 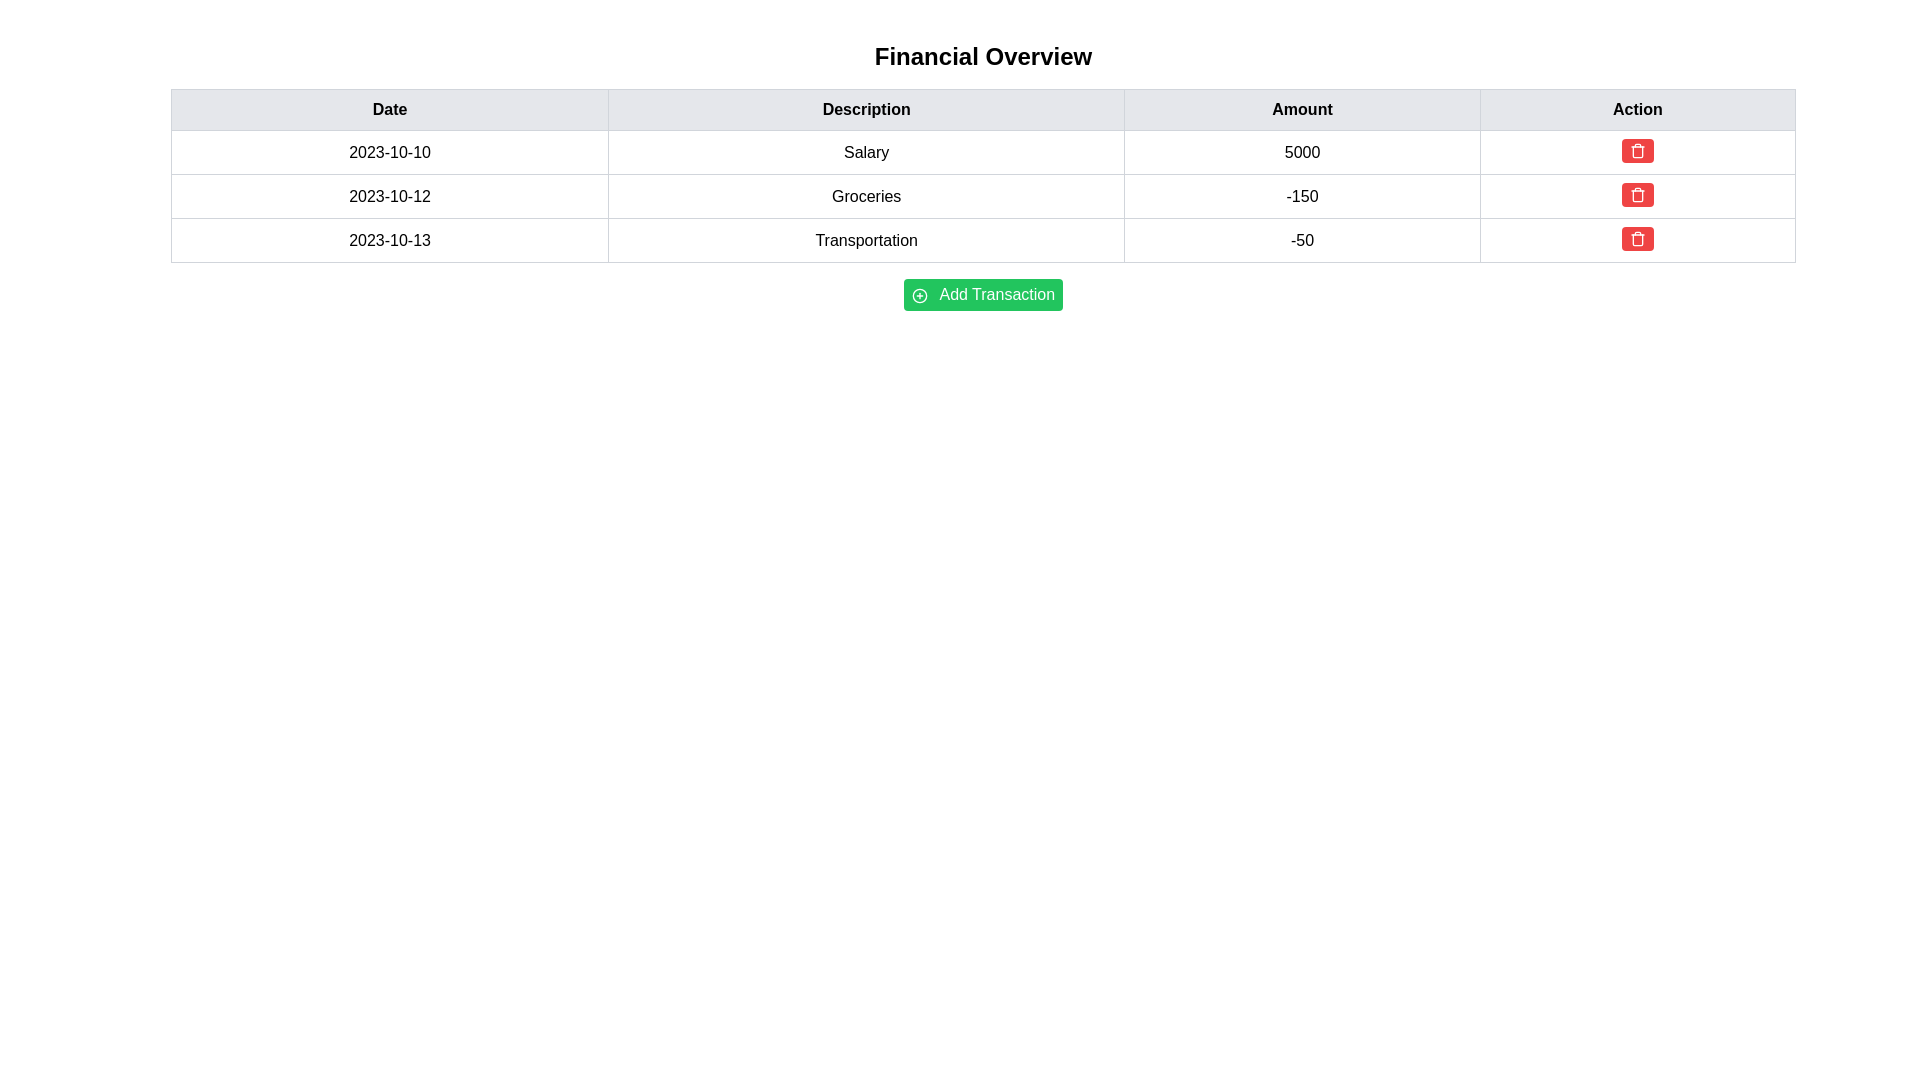 I want to click on the 'Action' header cell in the table, which is the fourth header cell located at the rightmost end of its row, so click(x=1637, y=110).